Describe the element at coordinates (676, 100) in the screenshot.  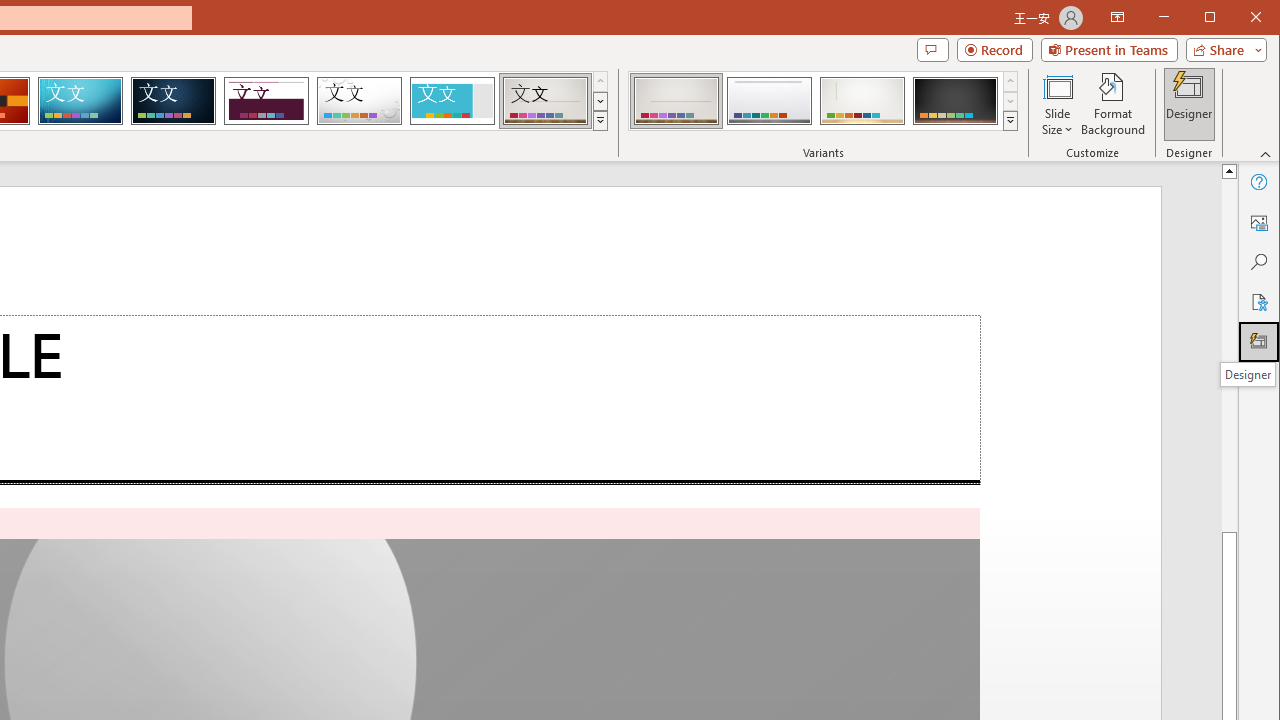
I see `'Gallery Variant 1'` at that location.